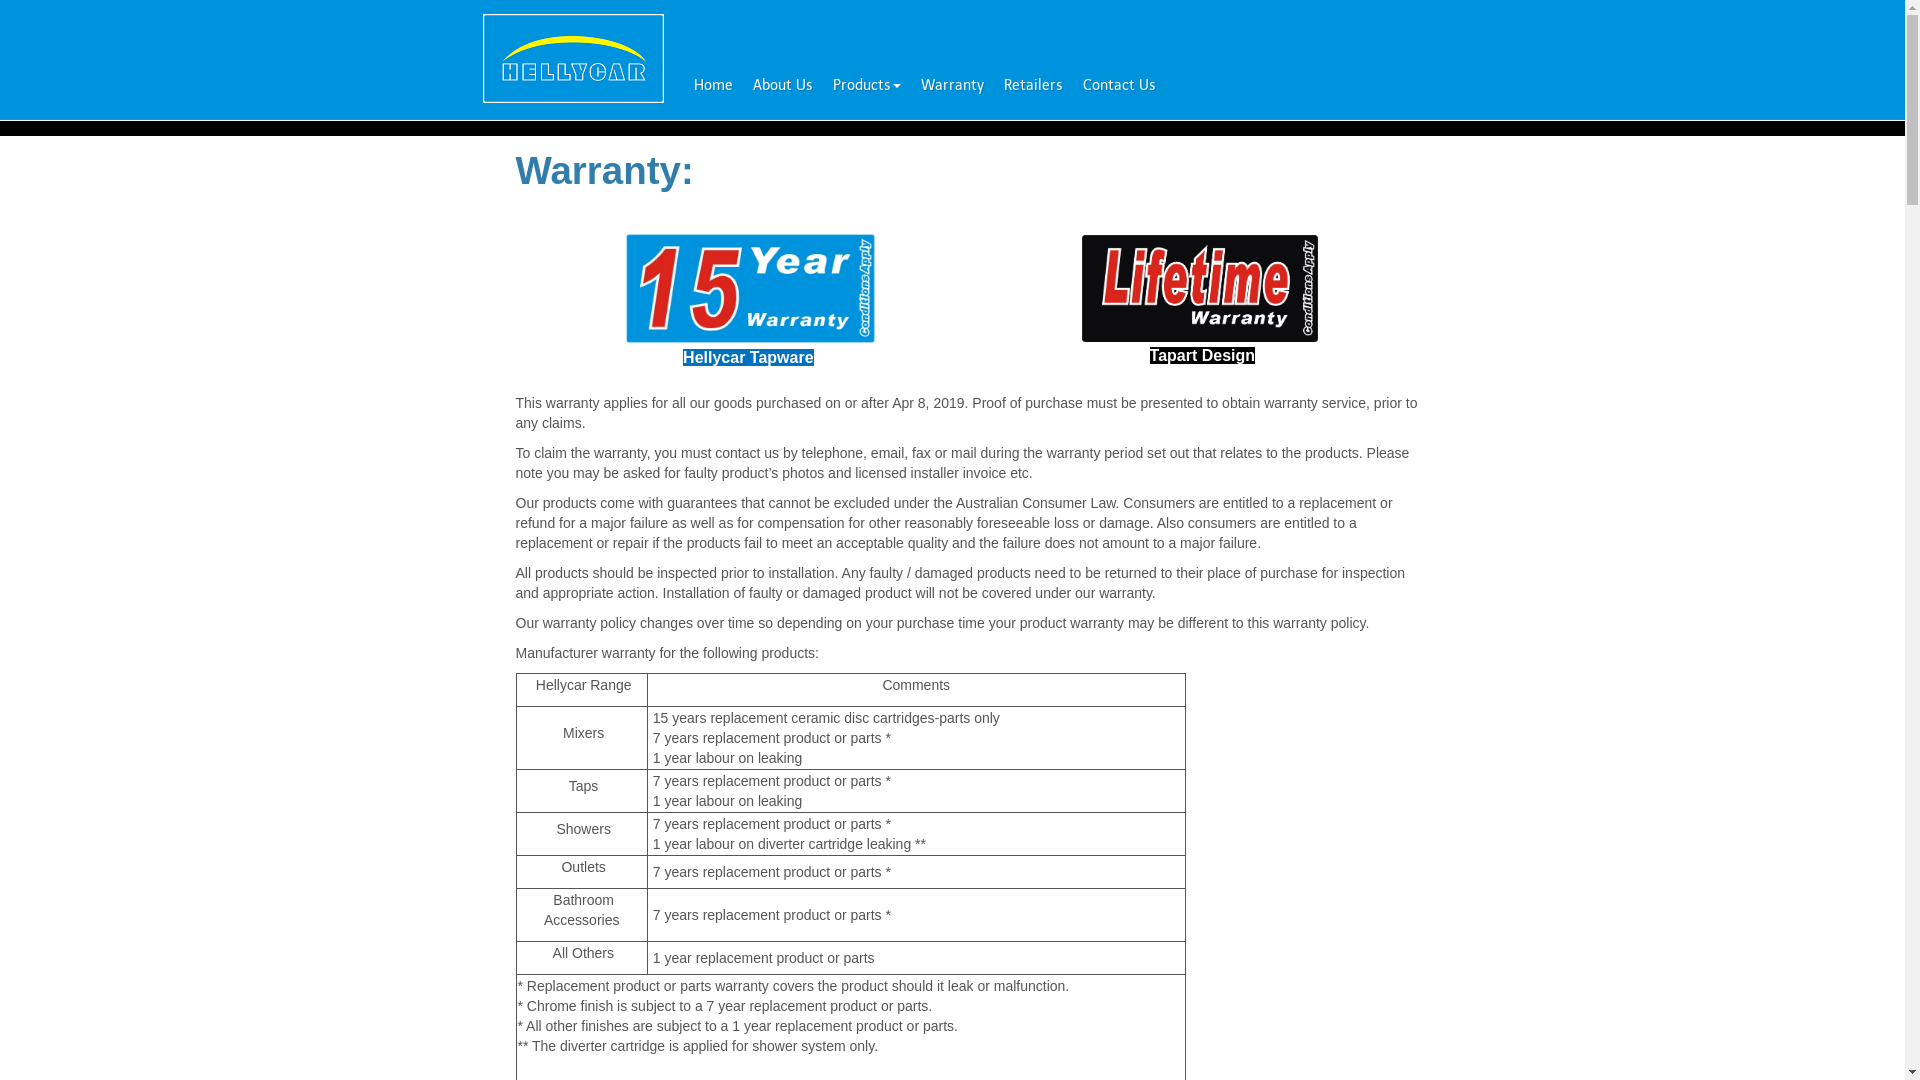 The image size is (1920, 1080). Describe the element at coordinates (865, 83) in the screenshot. I see `'Products'` at that location.